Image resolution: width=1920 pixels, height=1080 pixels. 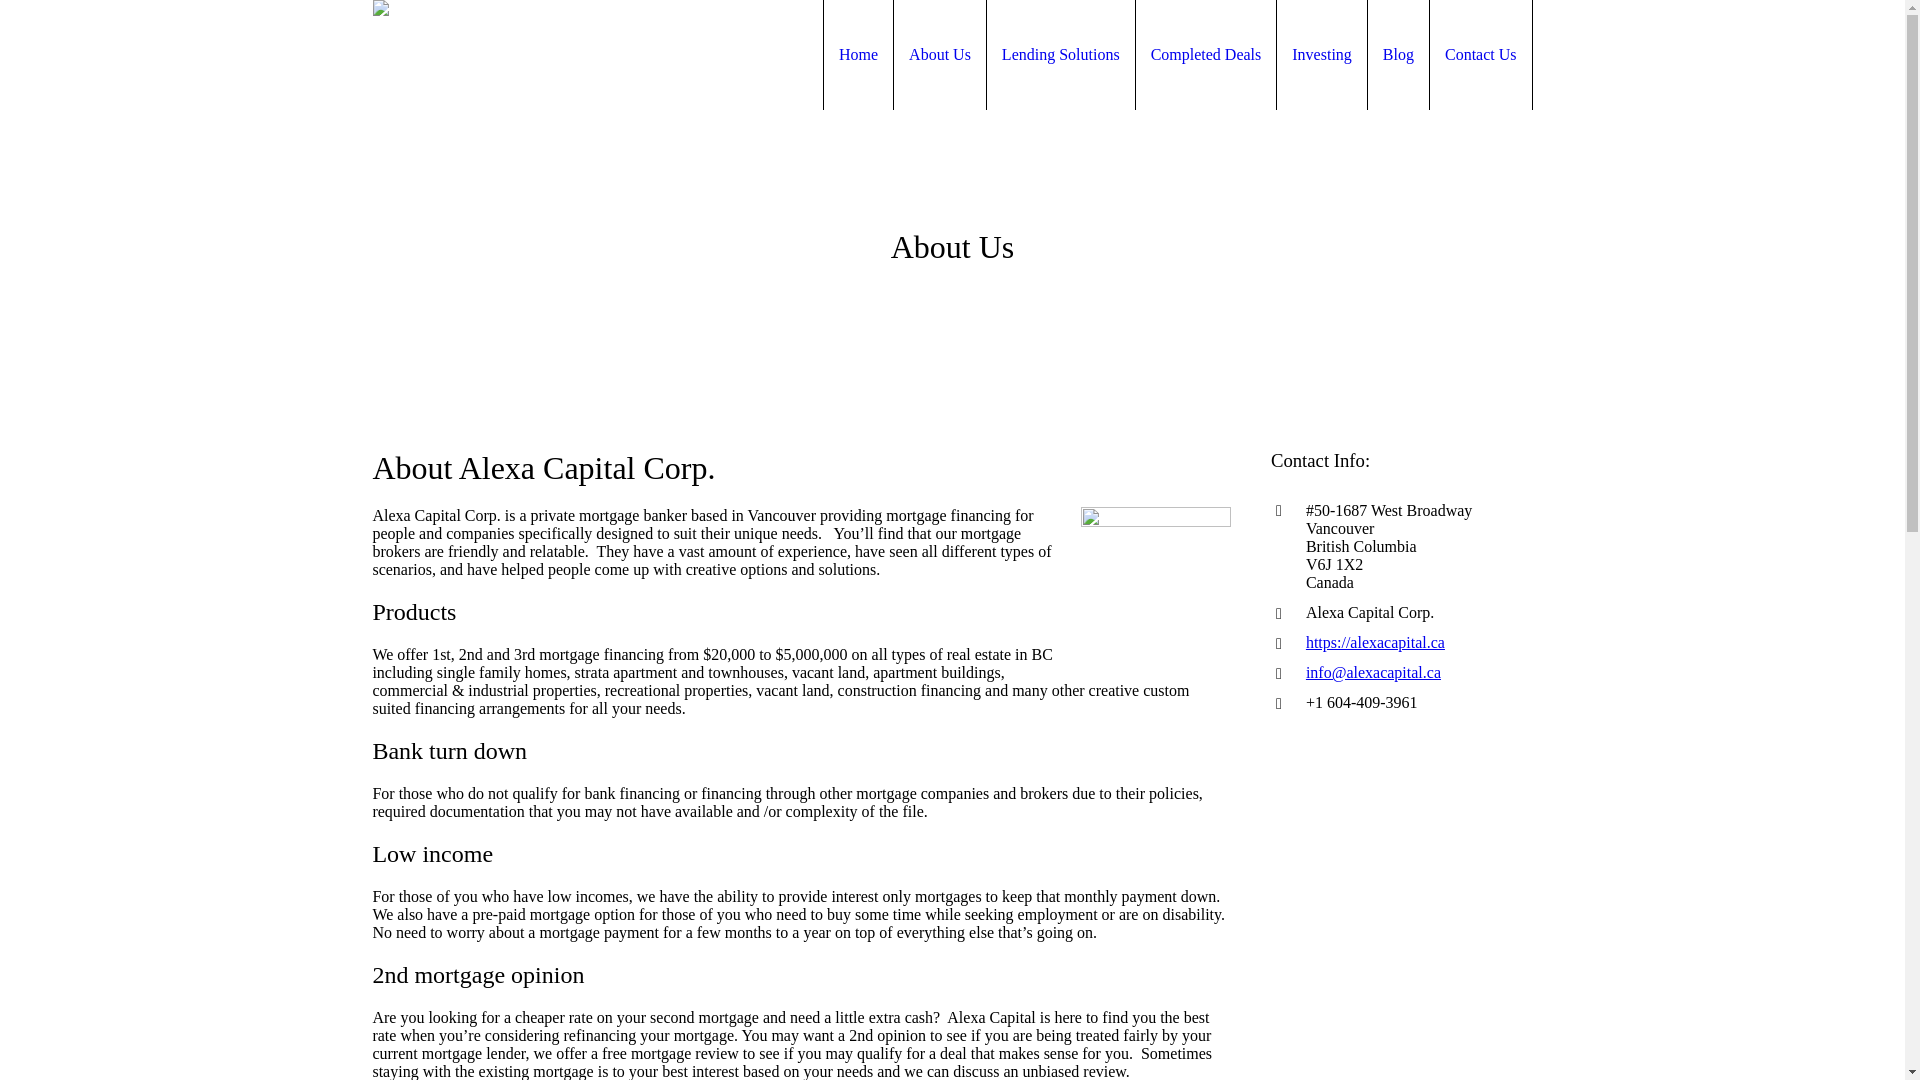 What do you see at coordinates (1374, 642) in the screenshot?
I see `'https://alexacapital.ca'` at bounding box center [1374, 642].